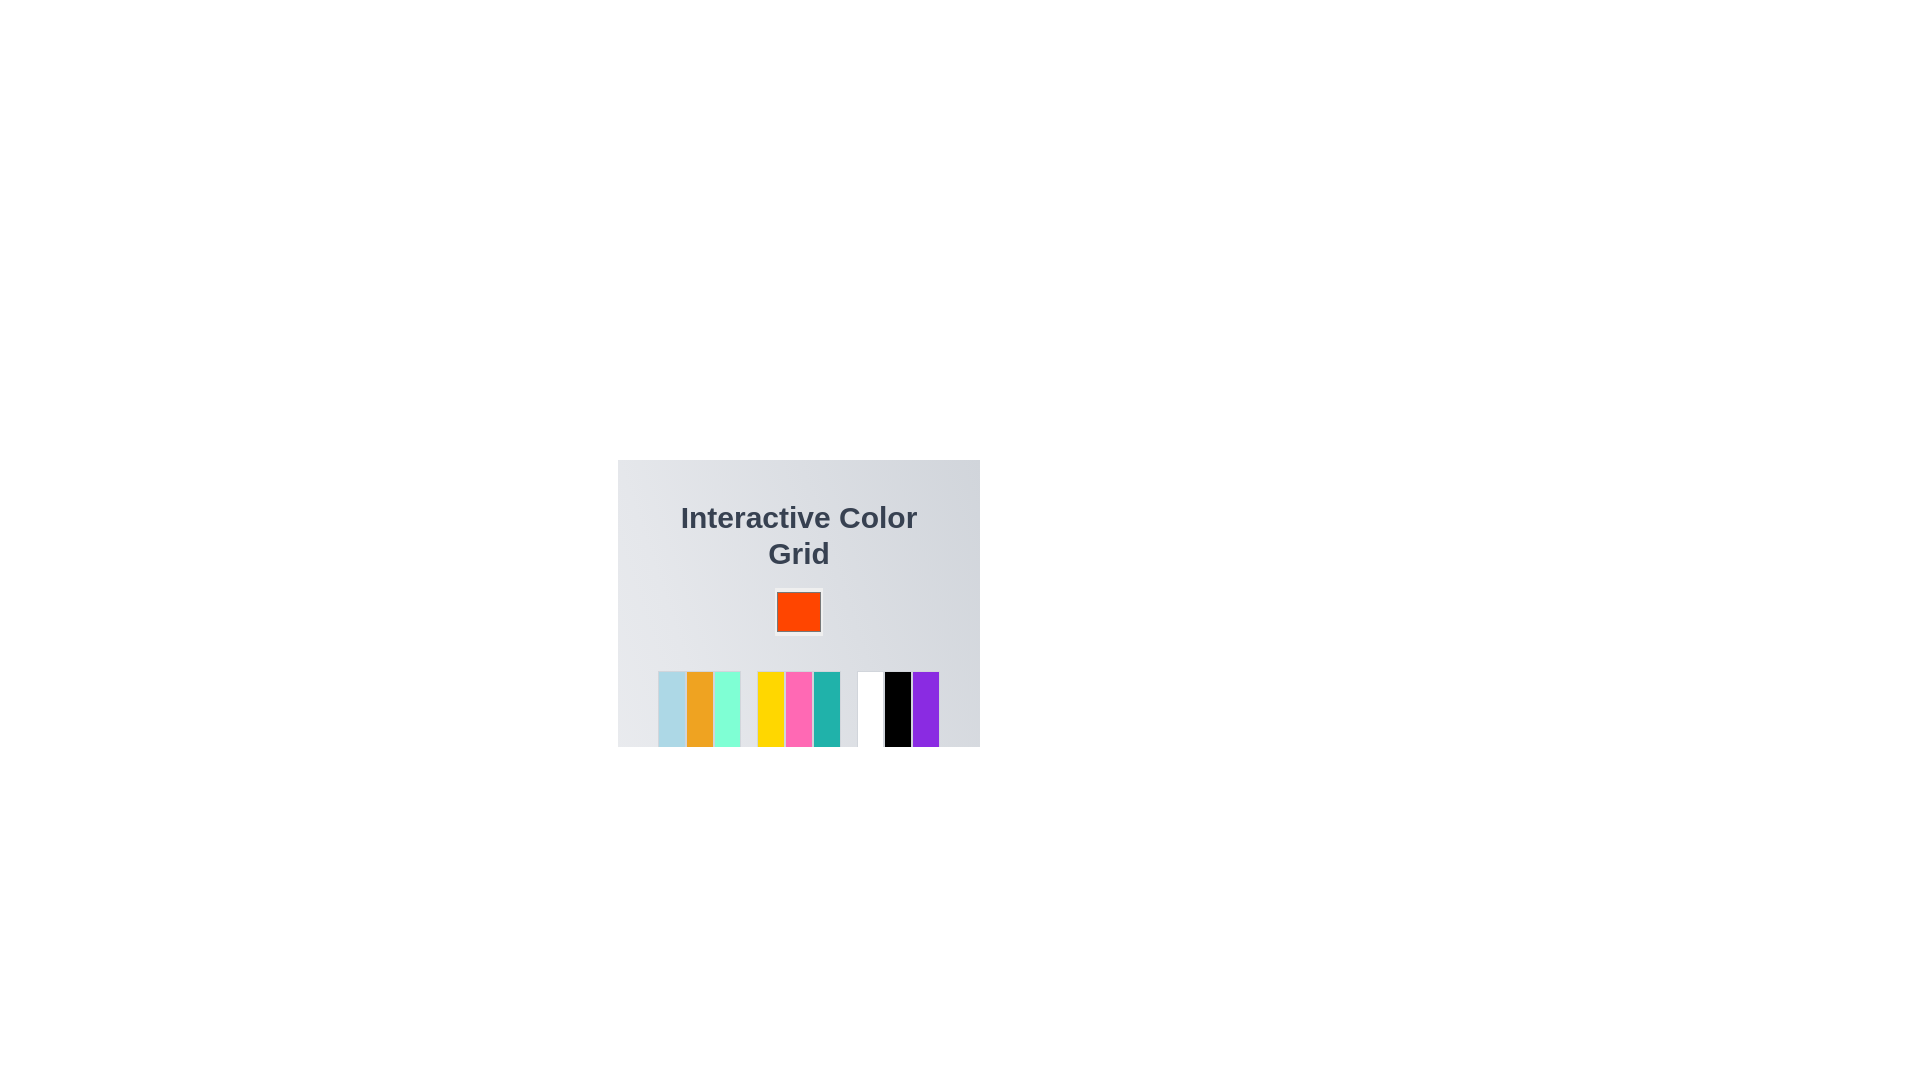  Describe the element at coordinates (797, 709) in the screenshot. I see `the interactive grid cell with a pink background located in the second row and fifth column of the color grid` at that location.